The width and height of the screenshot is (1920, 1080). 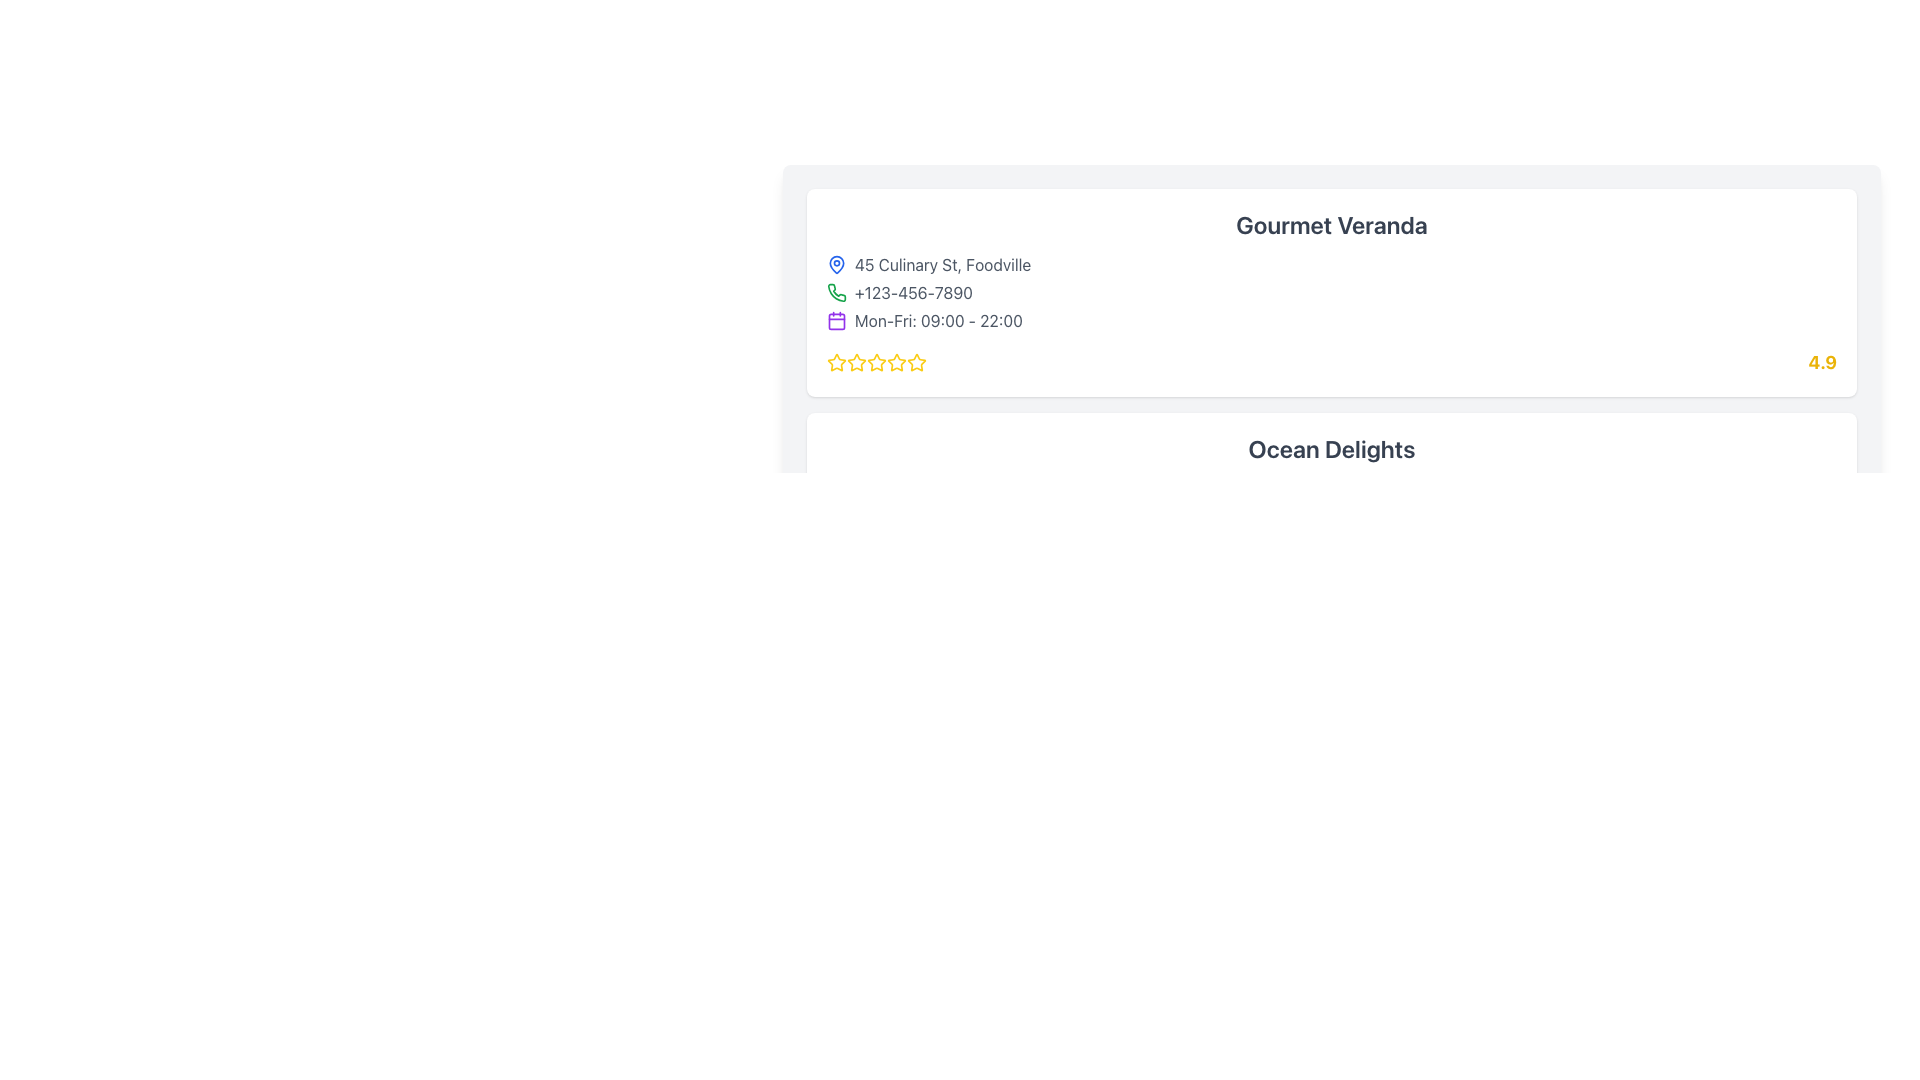 I want to click on the small green phone icon with a classic telephone handset design, located to the left of the text '+123-456-7890', so click(x=836, y=293).